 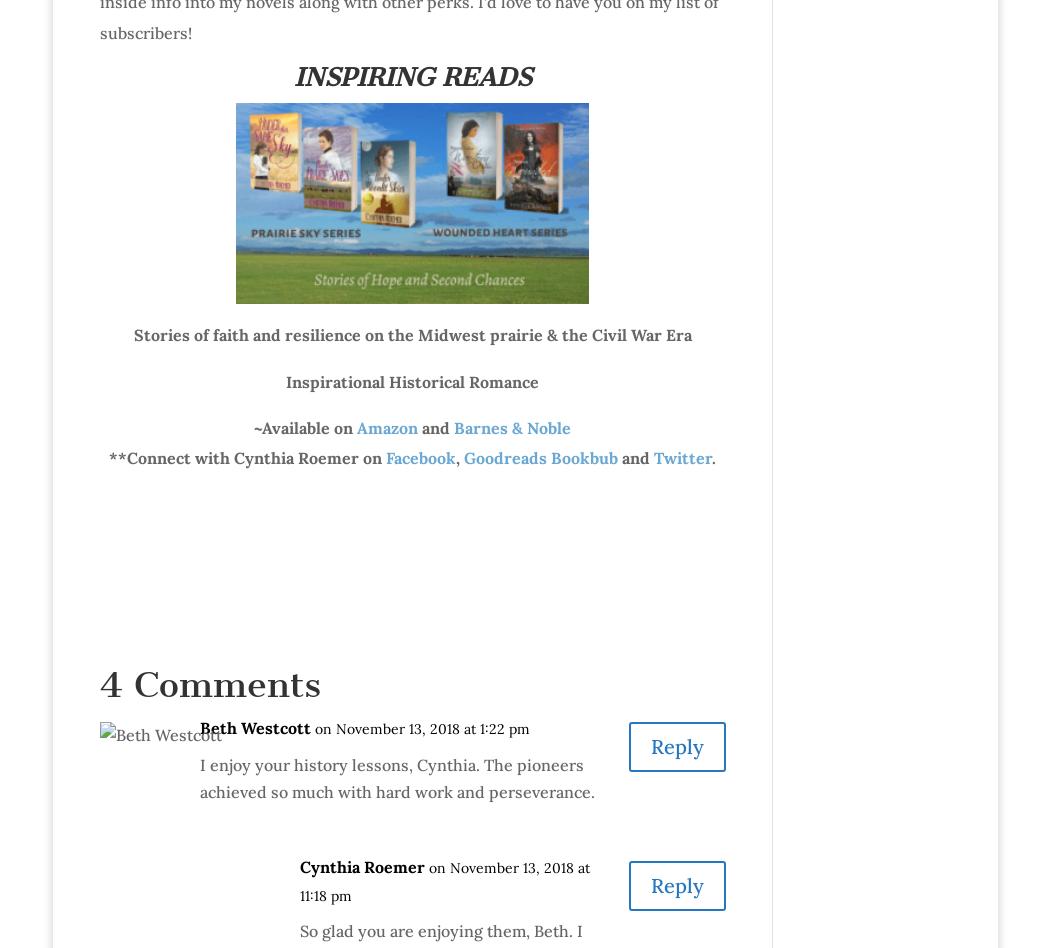 What do you see at coordinates (396, 777) in the screenshot?
I see `'I enjoy your history lessons, Cynthia. The pioneers achieved so much with hard work and perseverance.'` at bounding box center [396, 777].